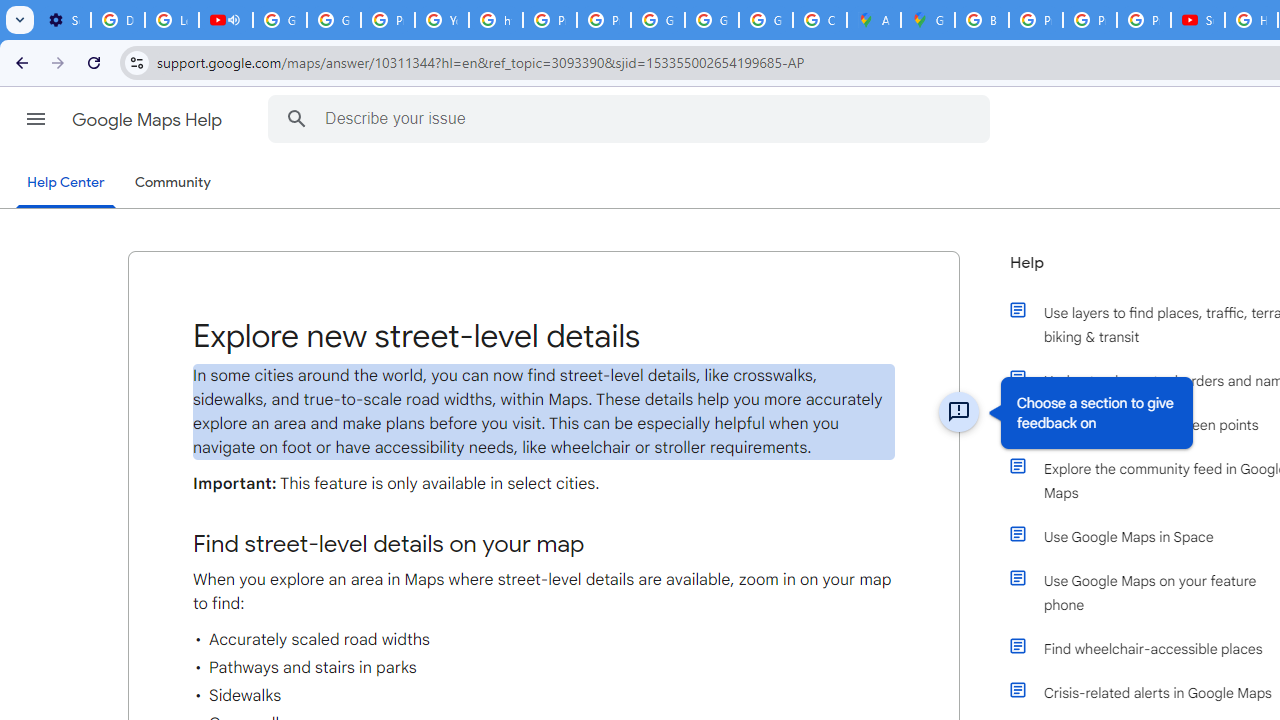 Image resolution: width=1280 pixels, height=720 pixels. Describe the element at coordinates (440, 20) in the screenshot. I see `'YouTube'` at that location.